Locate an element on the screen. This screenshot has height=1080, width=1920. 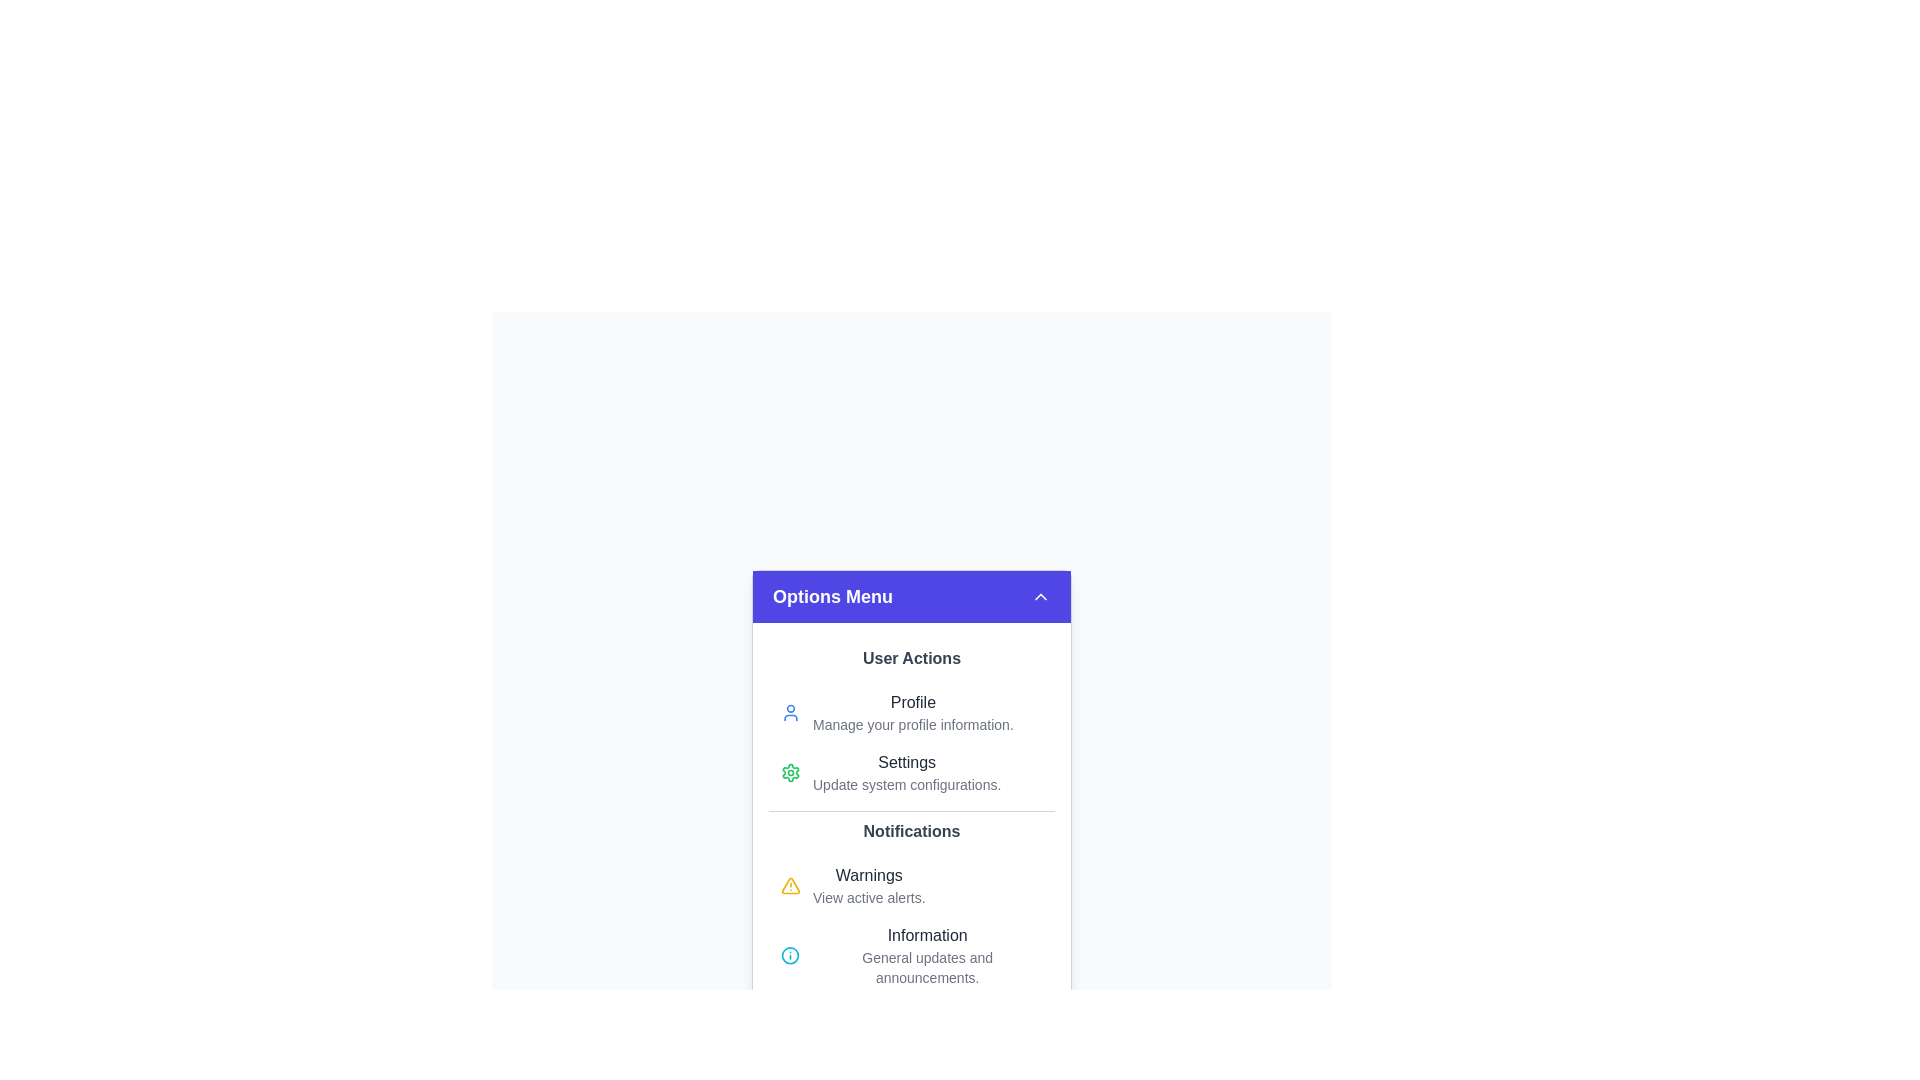
the subsections within the notifications section is located at coordinates (911, 907).